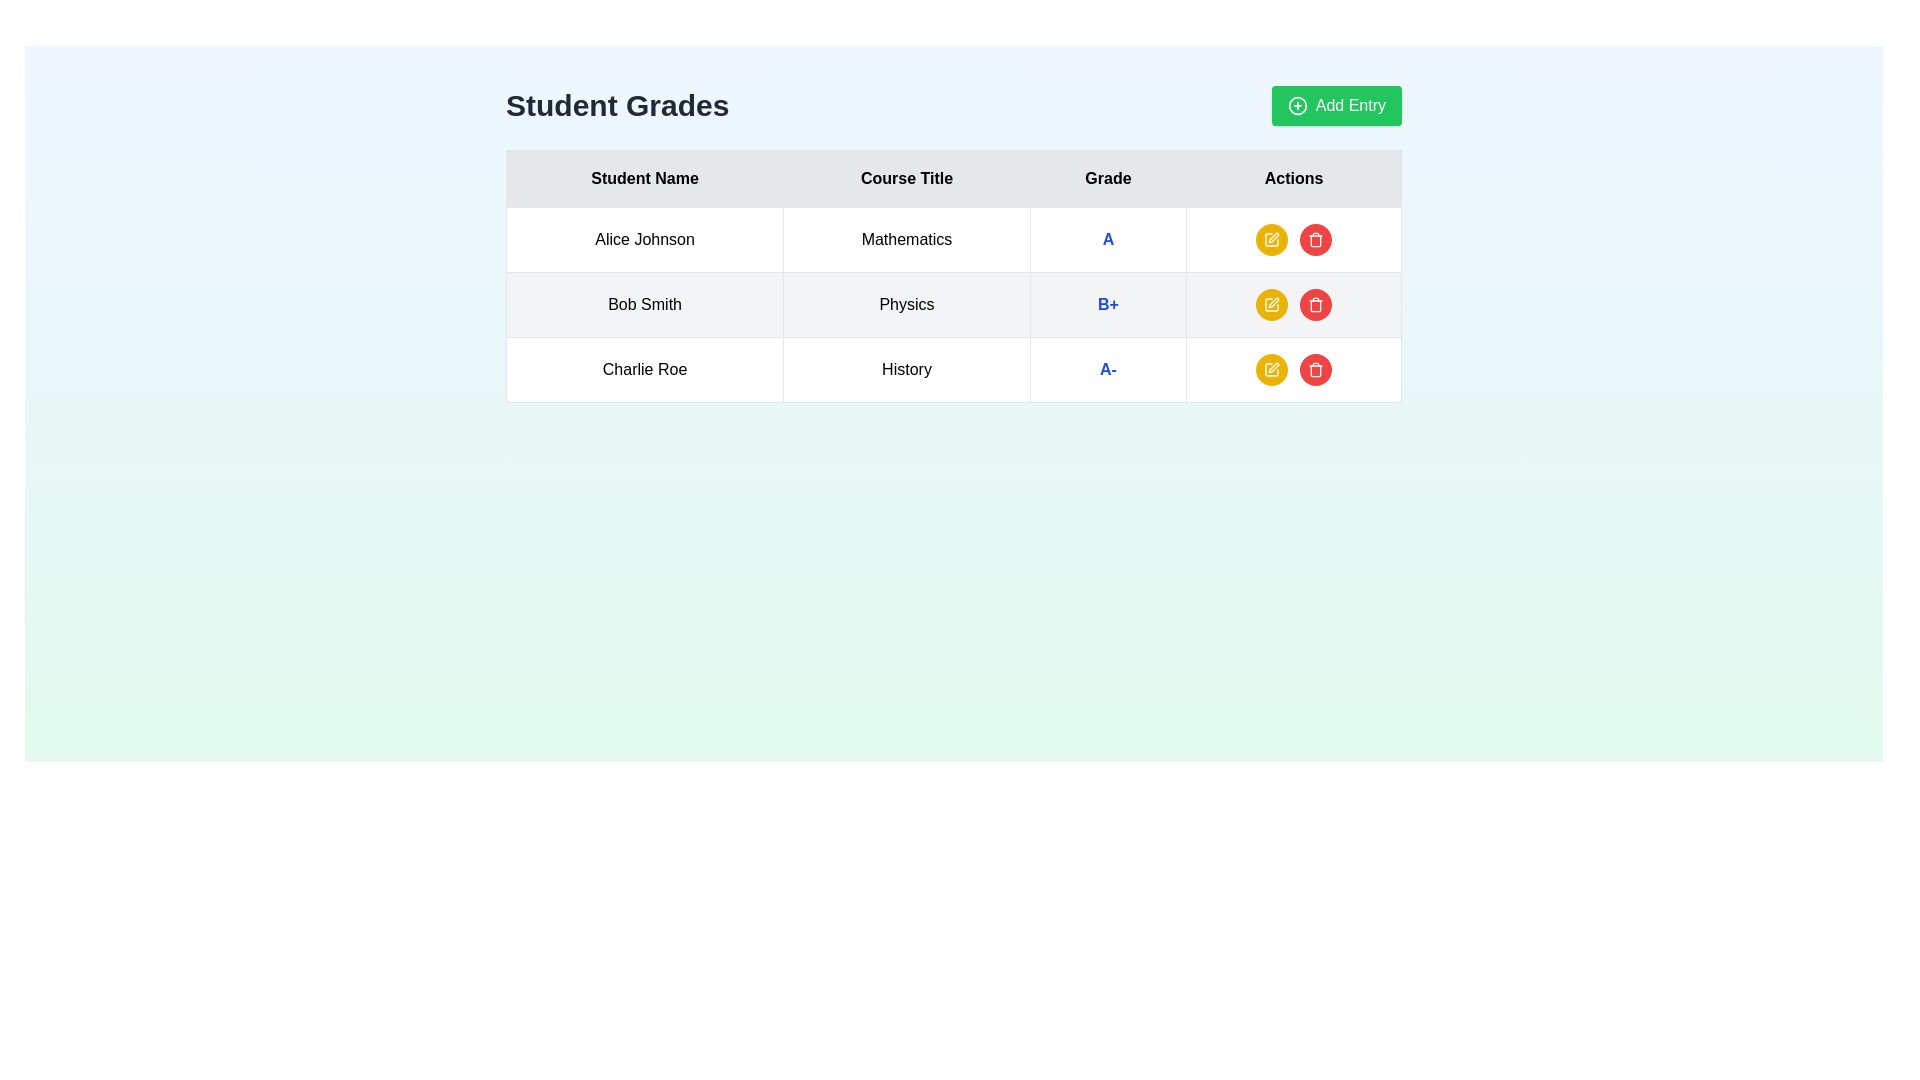 The width and height of the screenshot is (1920, 1080). Describe the element at coordinates (616, 105) in the screenshot. I see `the 'Student Grades' text header, which is a prominent and bold label positioned above the data table, acting as its title` at that location.